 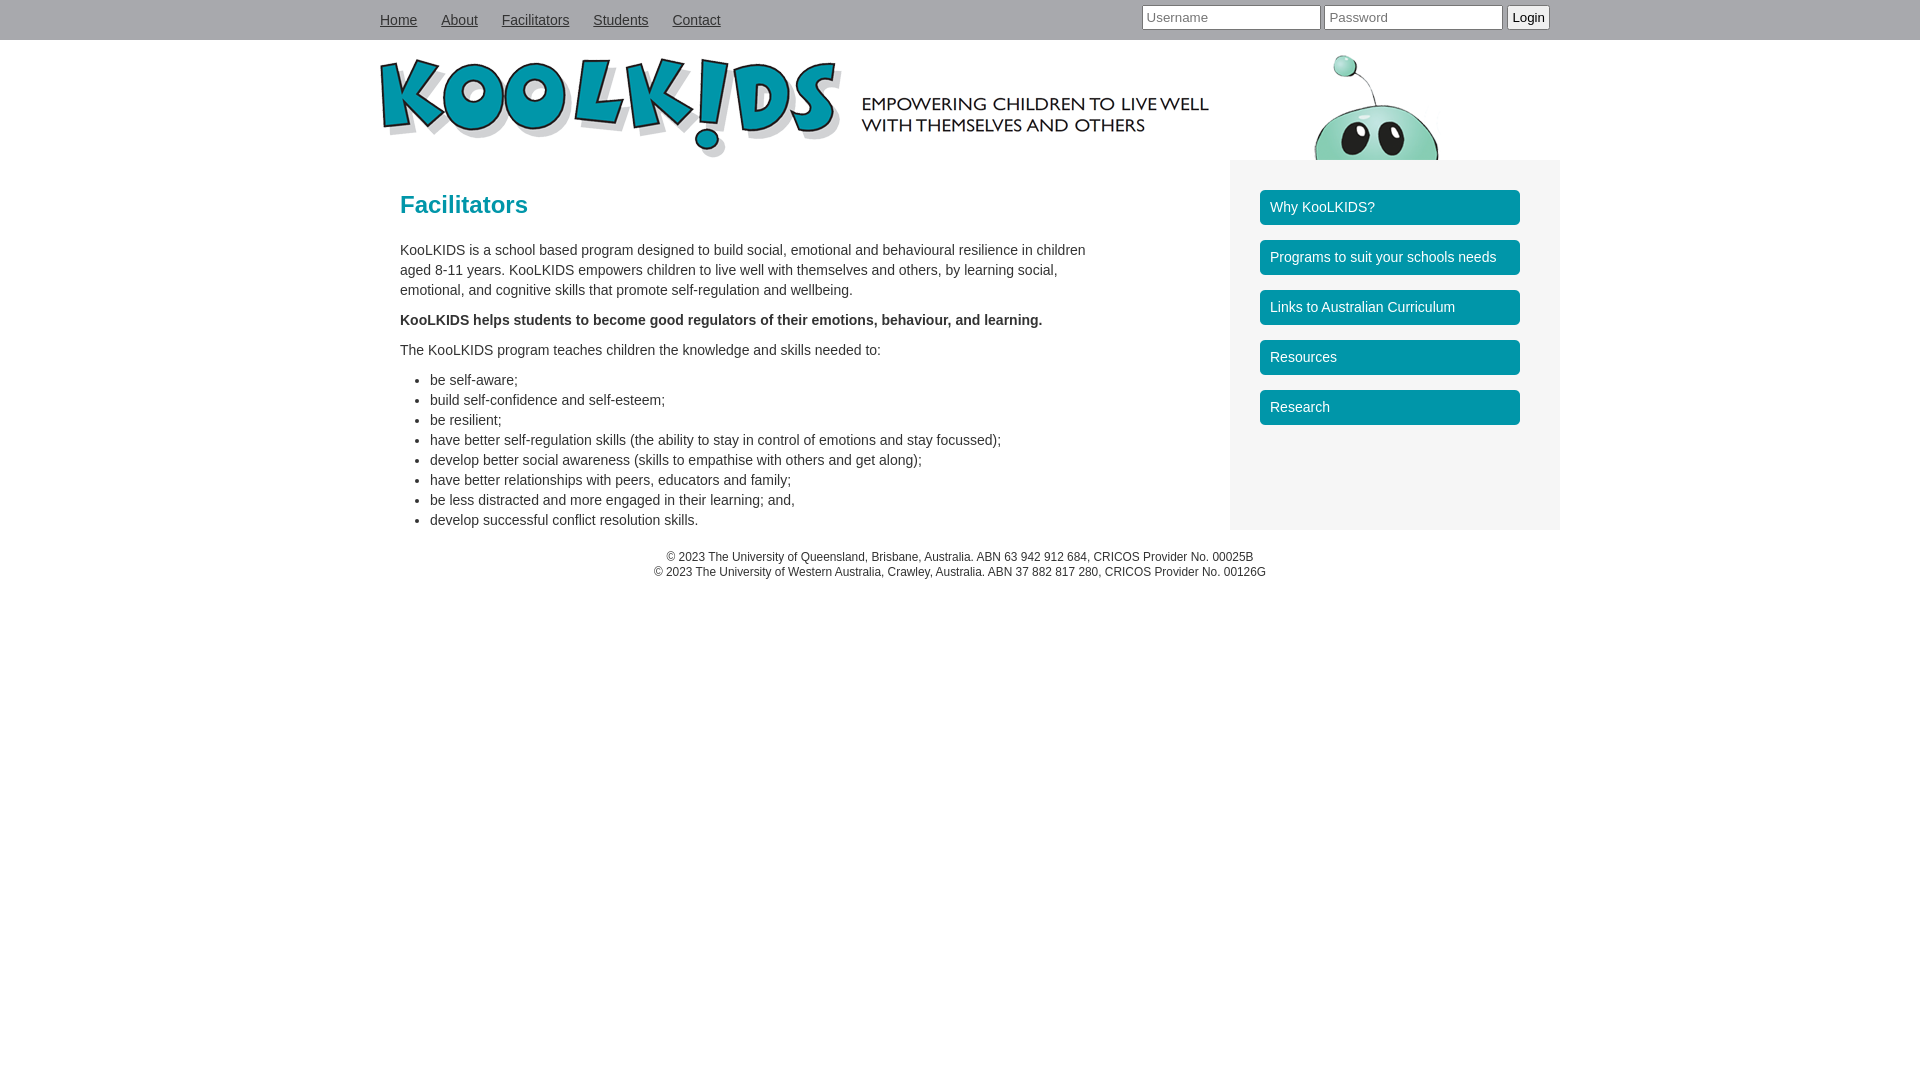 What do you see at coordinates (1394, 256) in the screenshot?
I see `'Programs to suit your schools needs'` at bounding box center [1394, 256].